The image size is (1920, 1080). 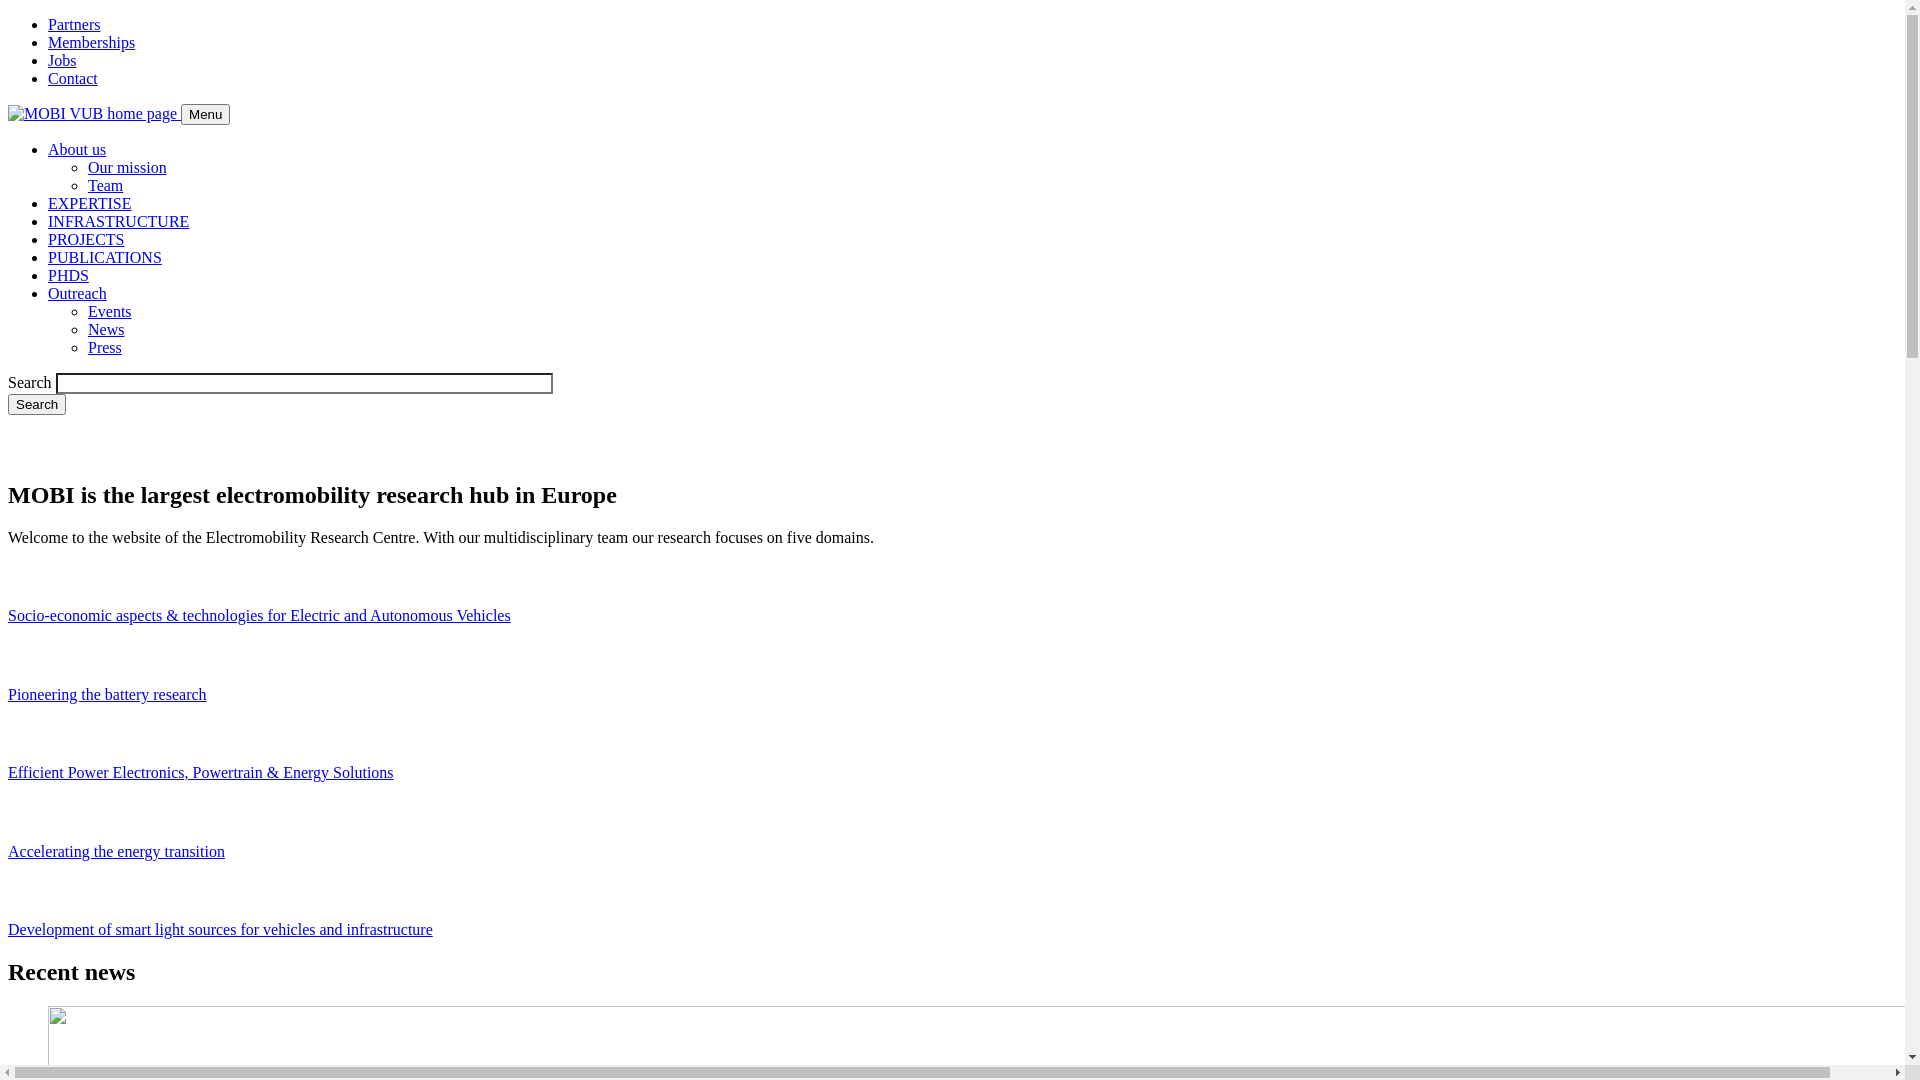 I want to click on 'Team', so click(x=104, y=185).